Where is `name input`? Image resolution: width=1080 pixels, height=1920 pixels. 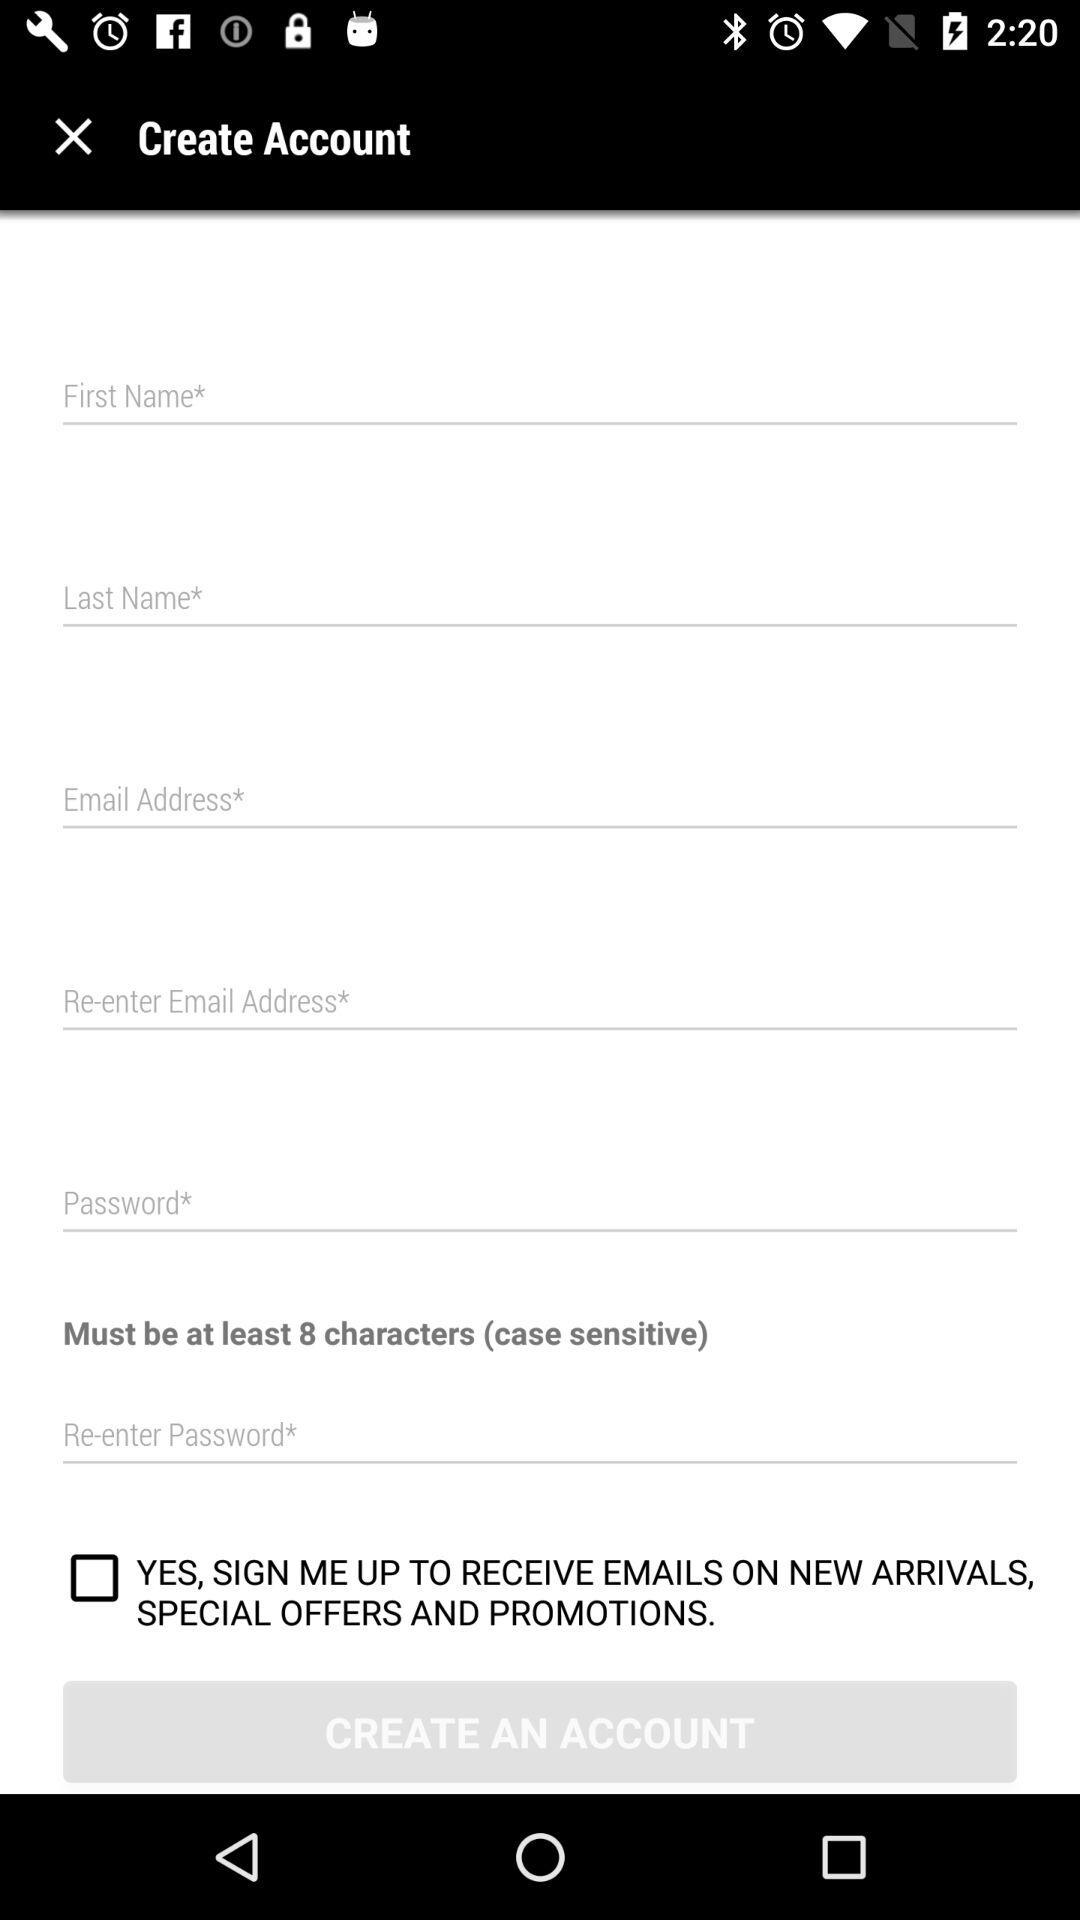 name input is located at coordinates (540, 597).